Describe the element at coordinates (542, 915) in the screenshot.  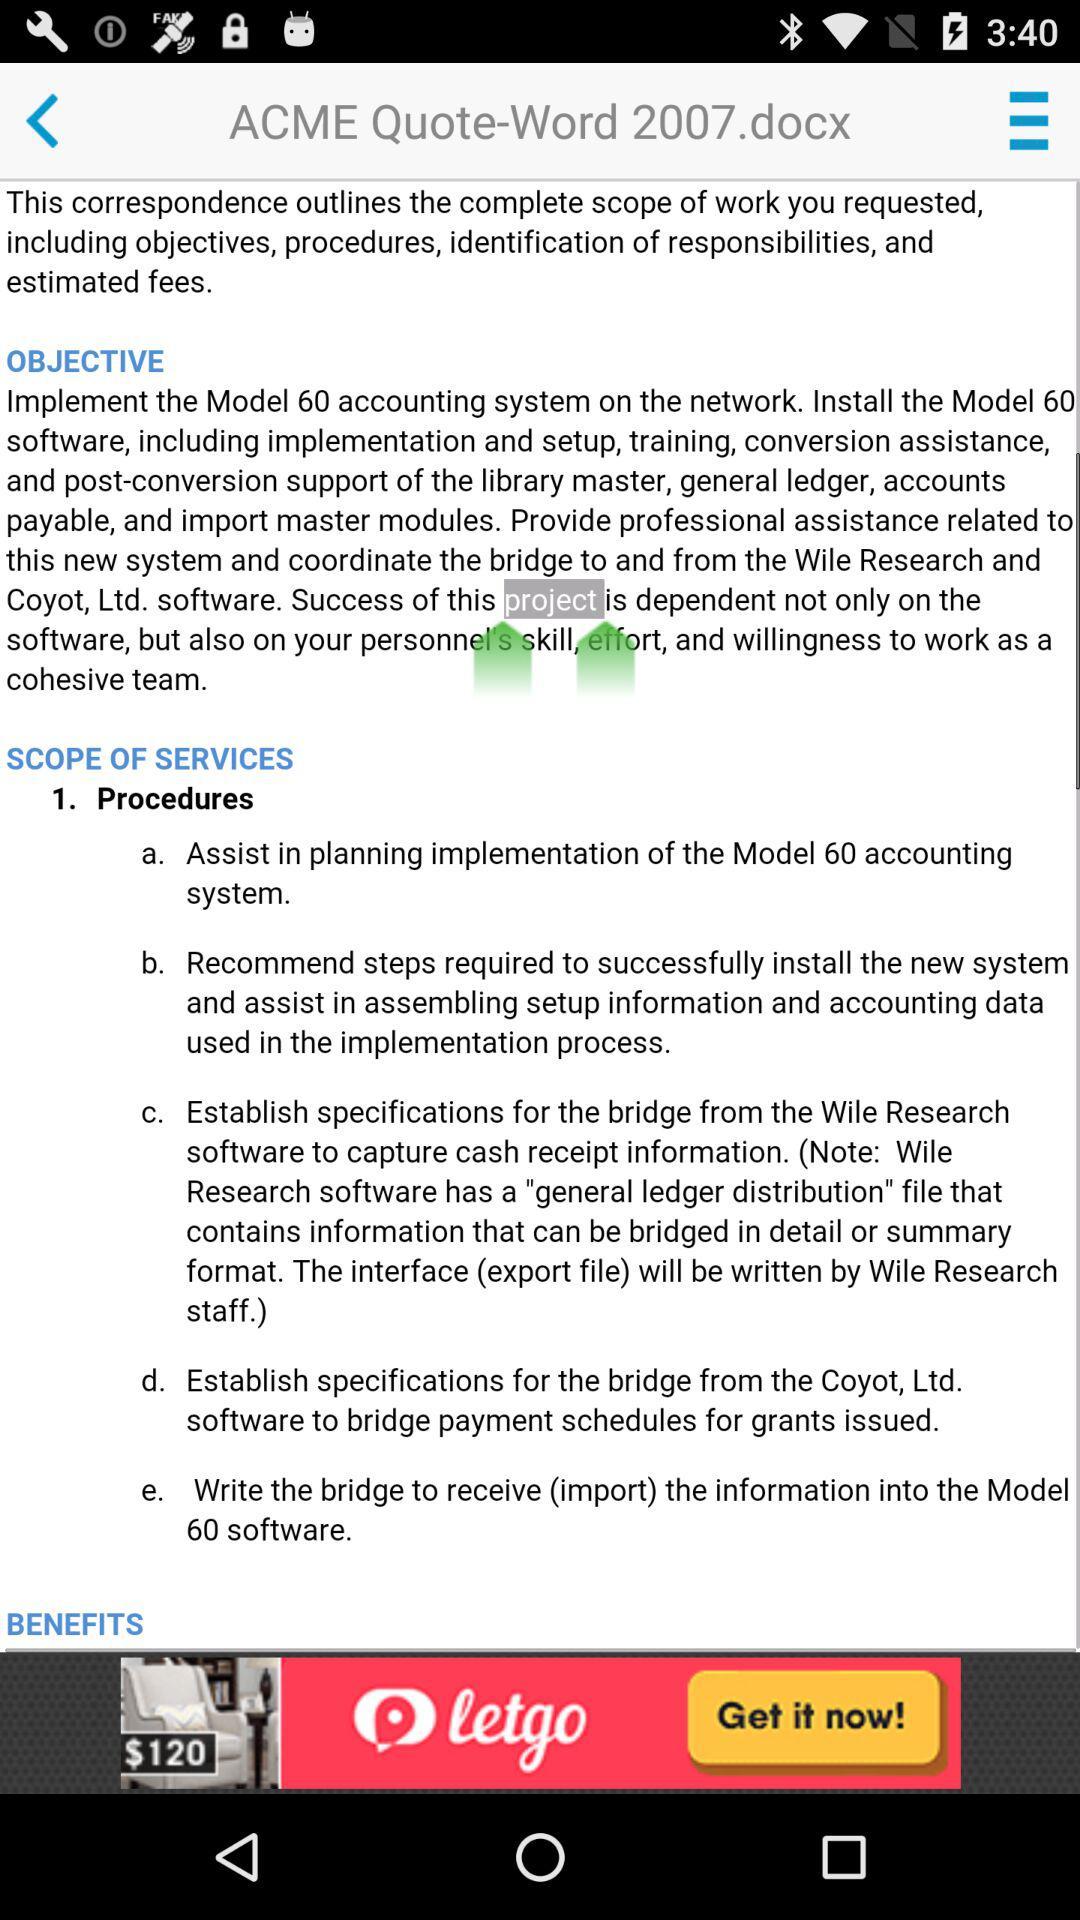
I see `discretion` at that location.